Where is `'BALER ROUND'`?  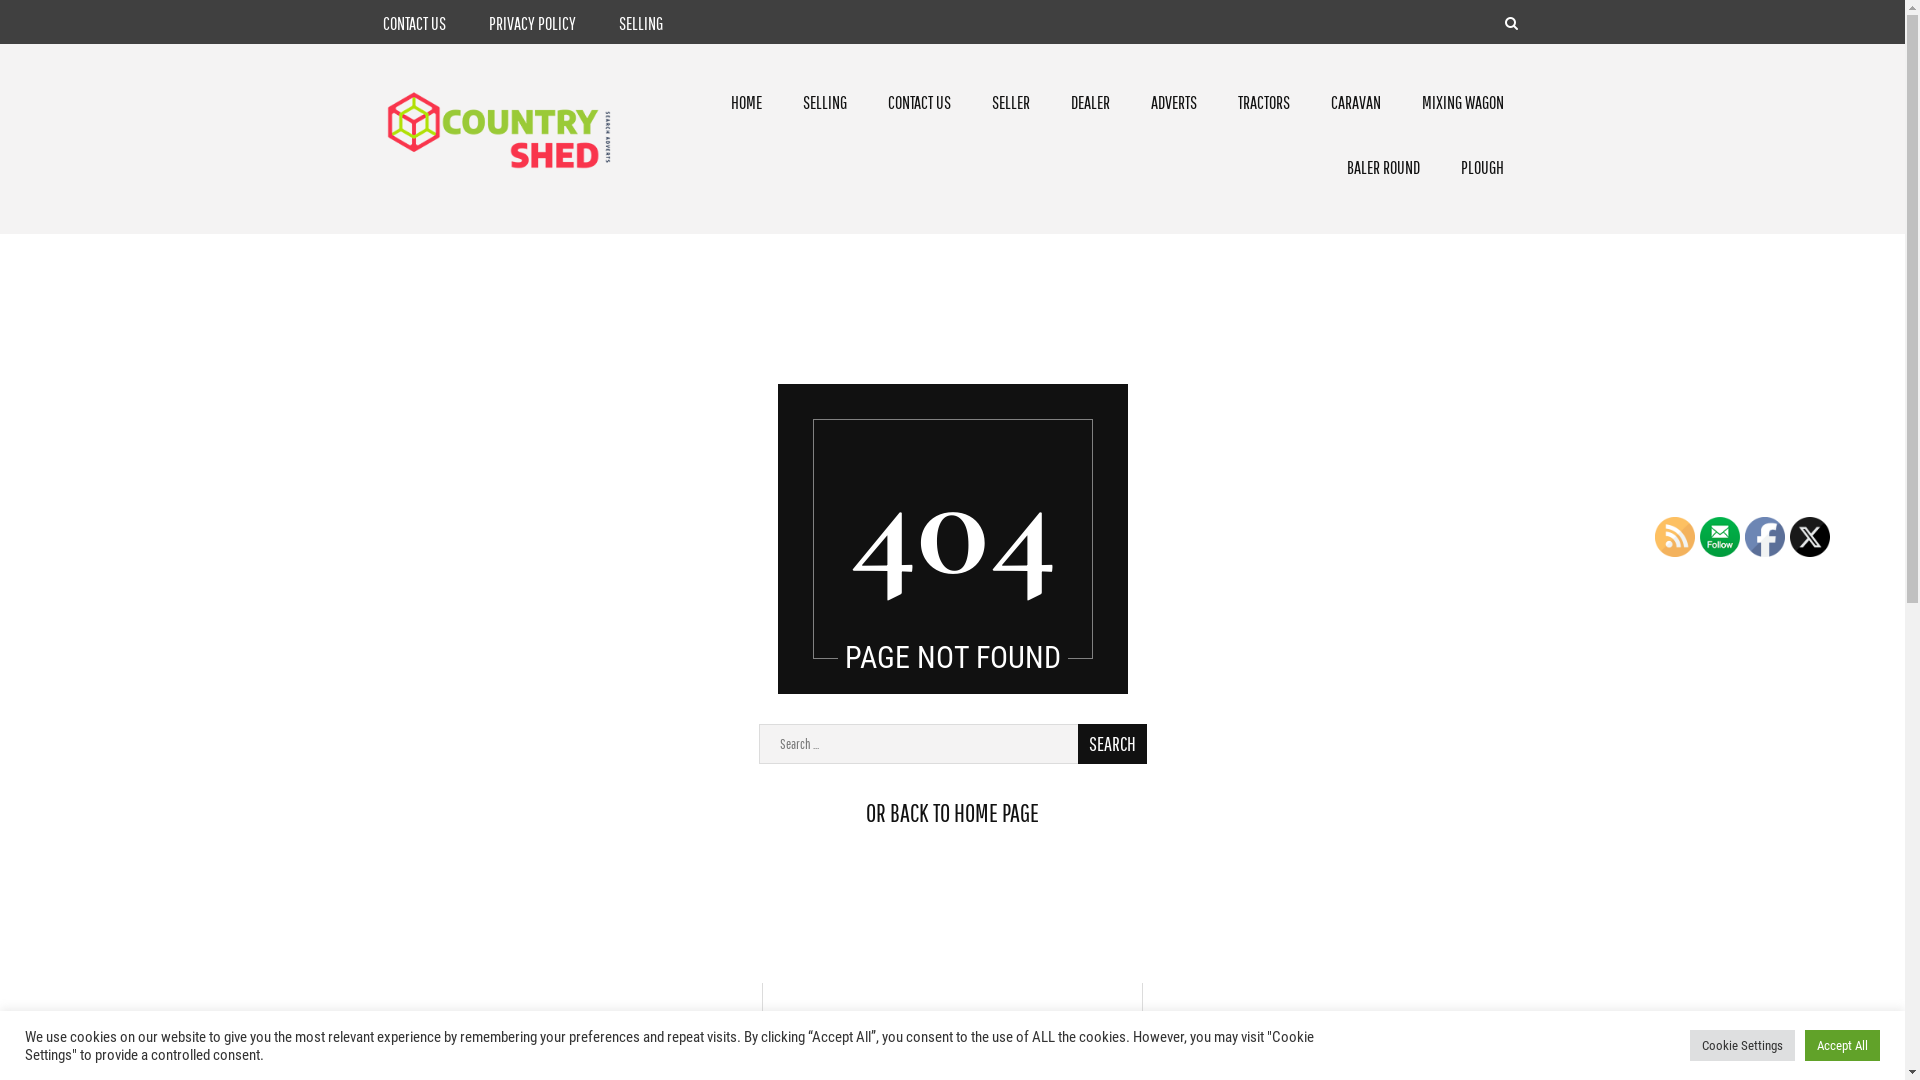 'BALER ROUND' is located at coordinates (1382, 166).